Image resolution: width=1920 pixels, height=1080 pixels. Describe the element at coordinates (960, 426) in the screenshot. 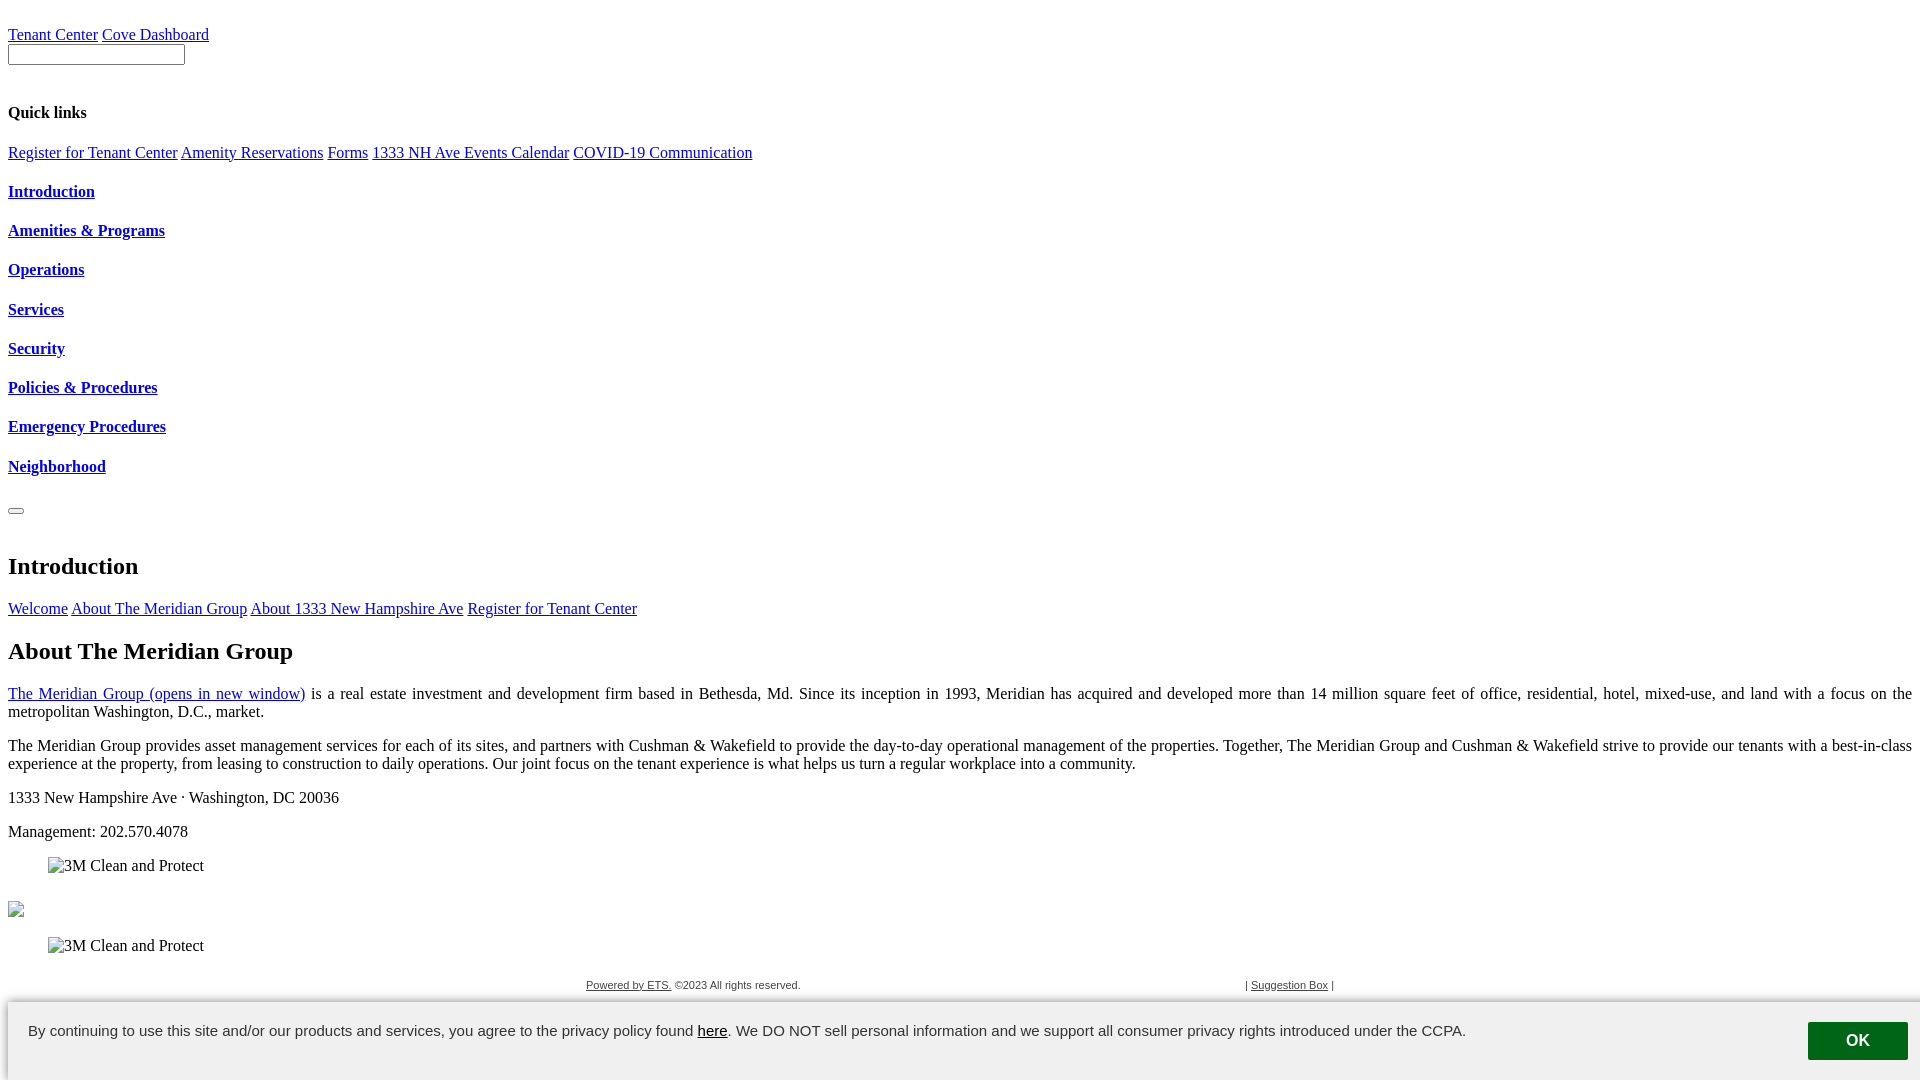

I see `'Emergency Procedures'` at that location.